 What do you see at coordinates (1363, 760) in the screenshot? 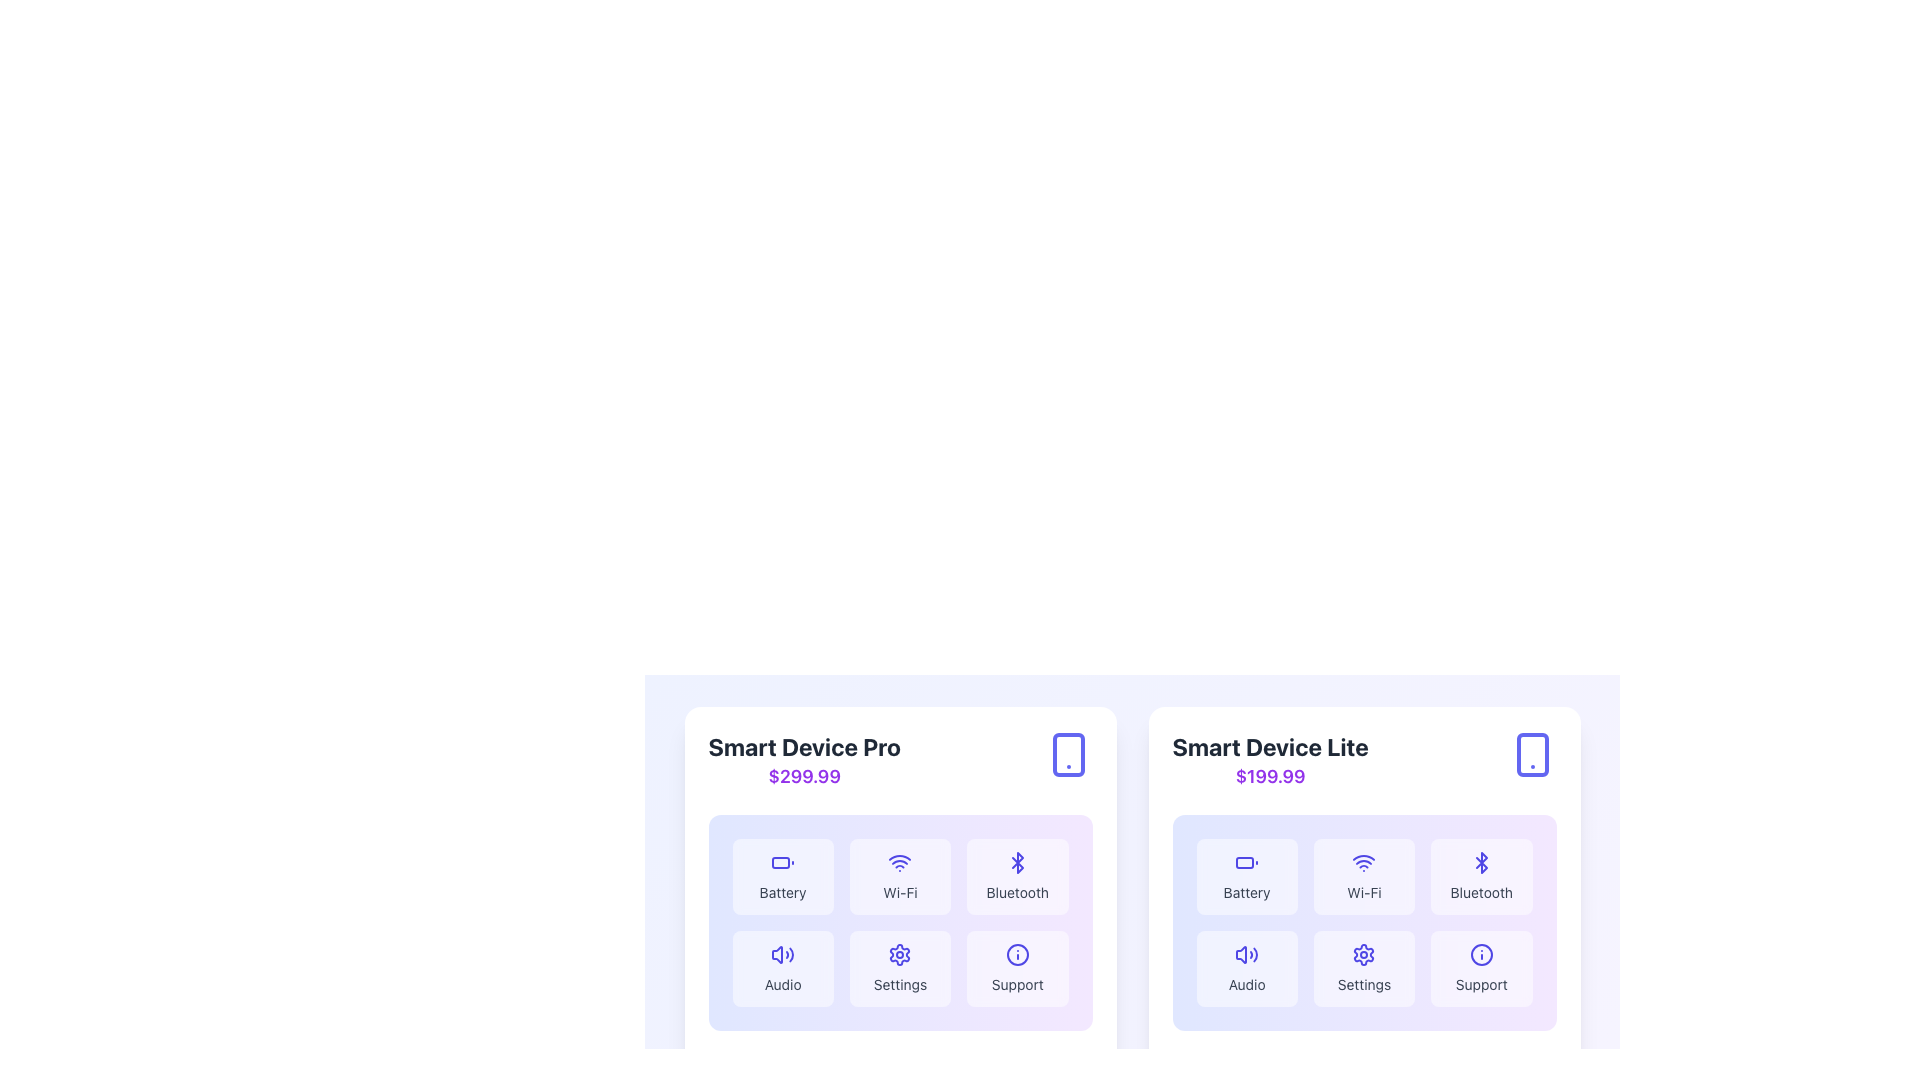
I see `text block displaying the product name 'Smart Device Lite' and its price '$199.99', which is located at the top of the product card, to obtain item information` at bounding box center [1363, 760].